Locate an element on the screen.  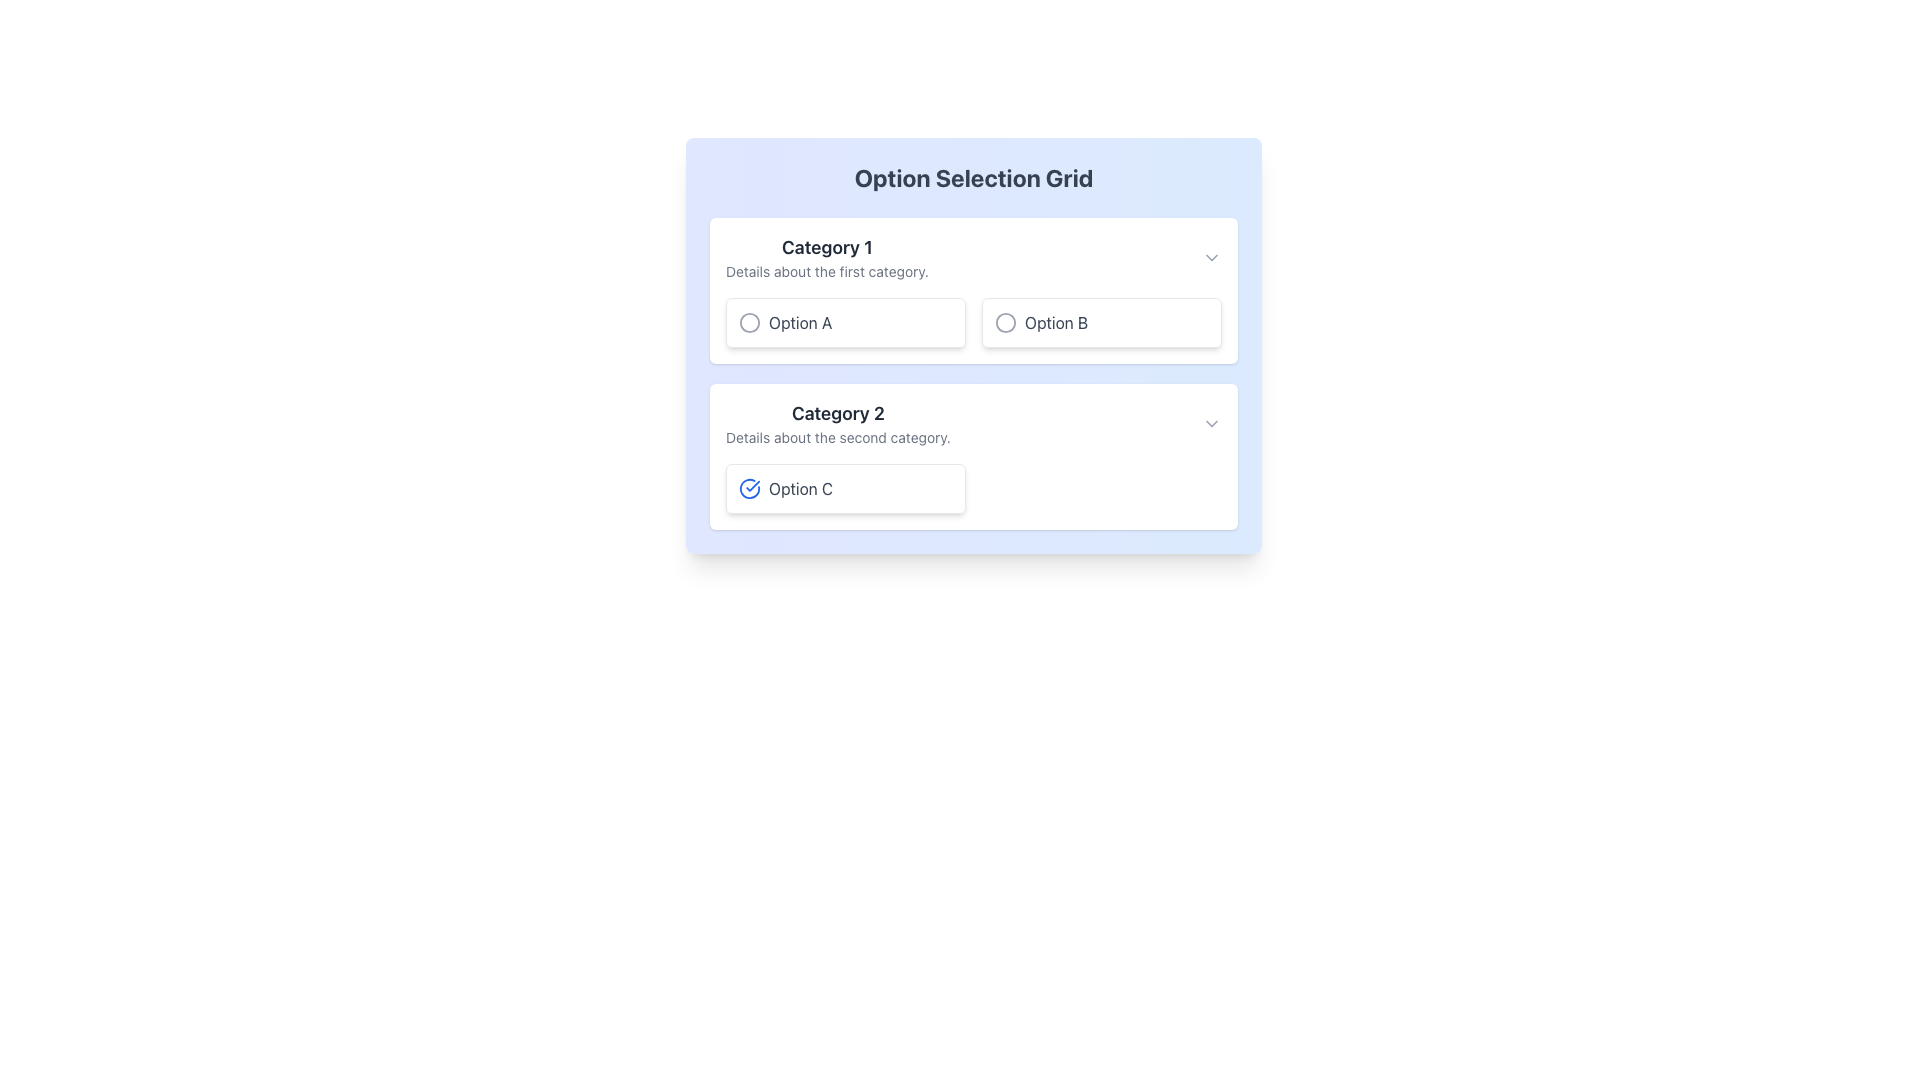
the unselected radio button located to the left of the label 'Option B' in the 'Category 1' group is located at coordinates (1006, 322).